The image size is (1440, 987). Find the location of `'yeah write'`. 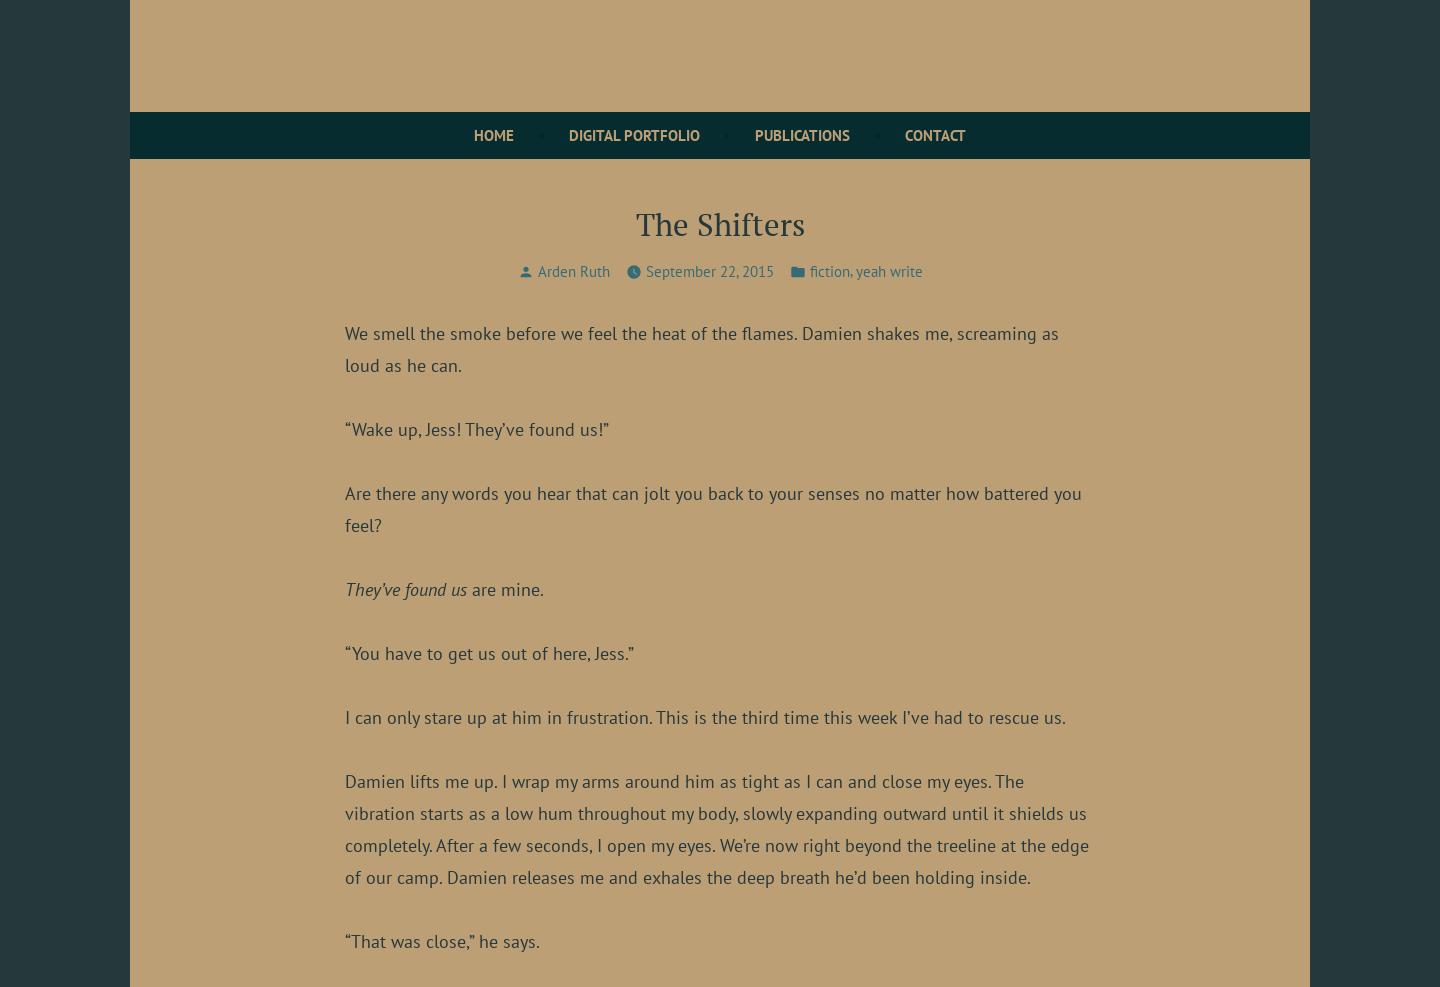

'yeah write' is located at coordinates (854, 270).